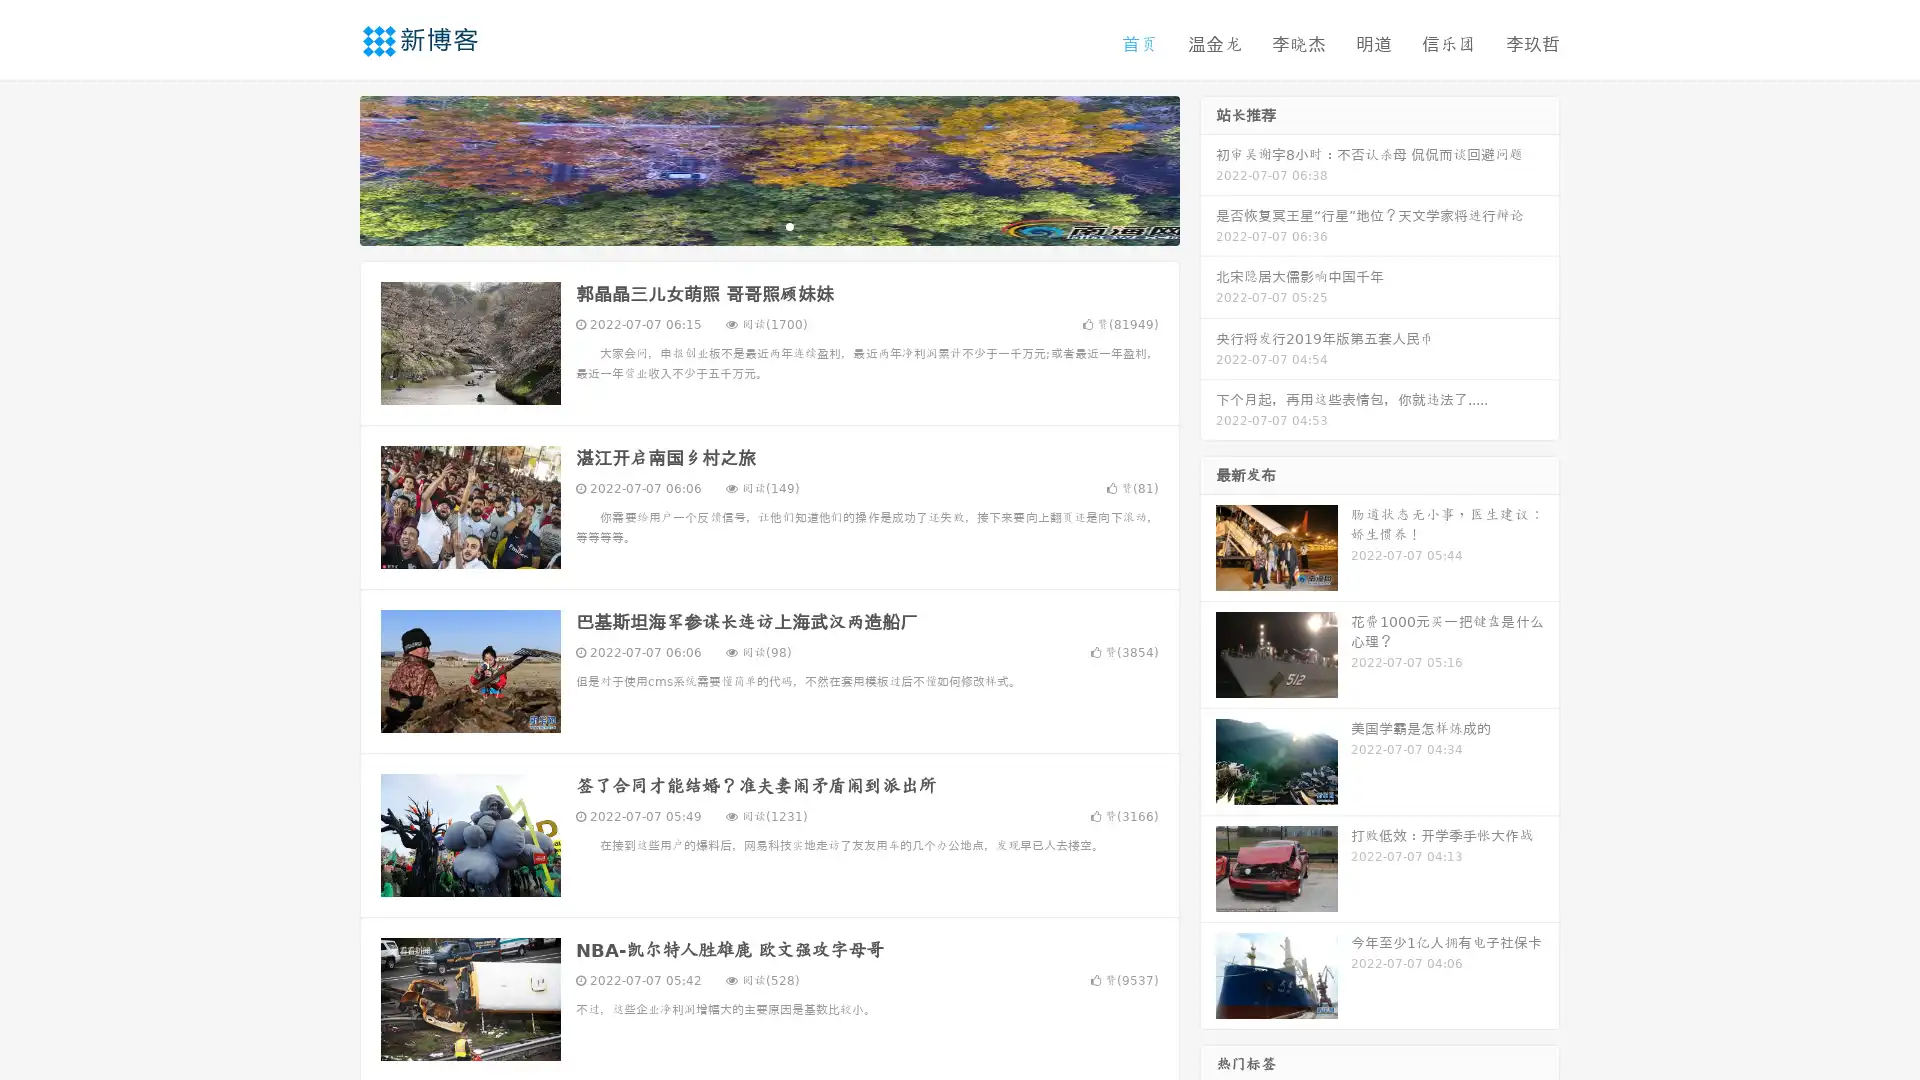  I want to click on Go to slide 1, so click(748, 225).